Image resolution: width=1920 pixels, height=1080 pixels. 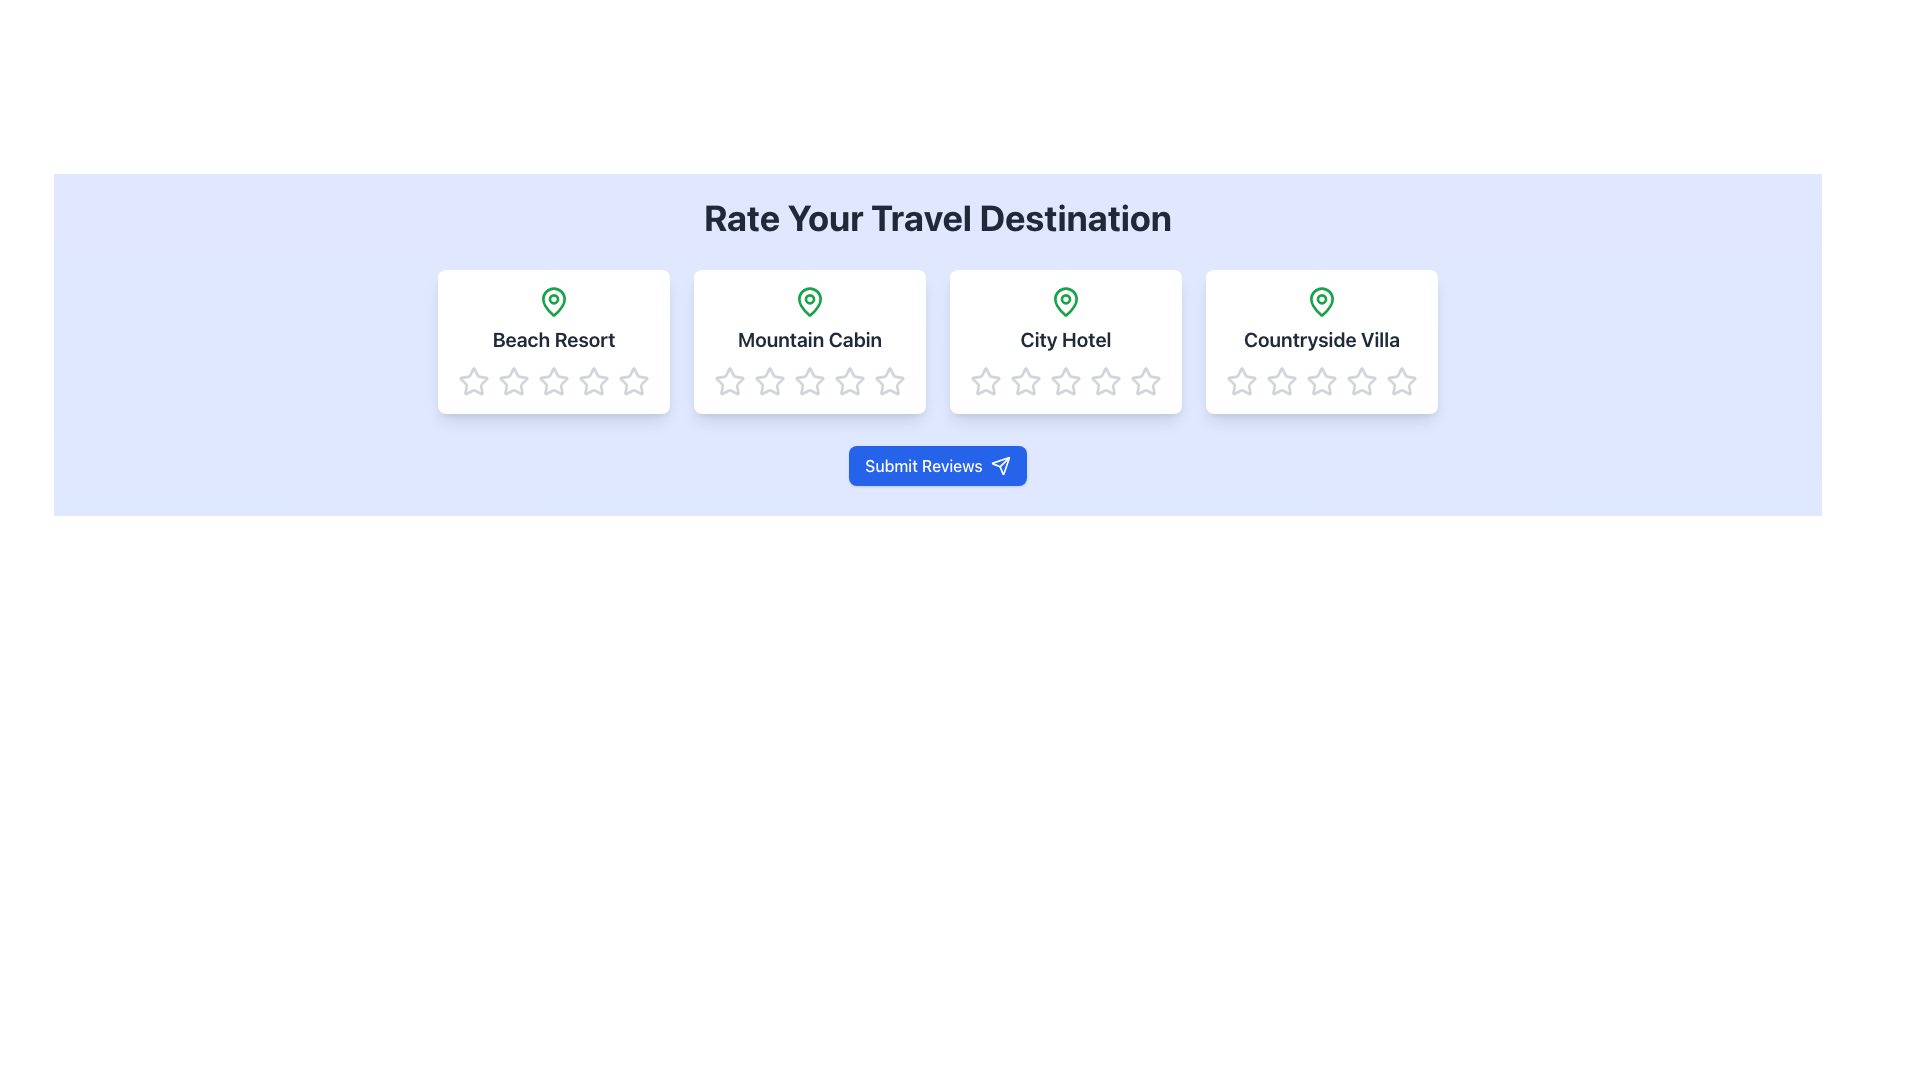 I want to click on the first star icon in the 'City Hotel' card, so click(x=1064, y=381).